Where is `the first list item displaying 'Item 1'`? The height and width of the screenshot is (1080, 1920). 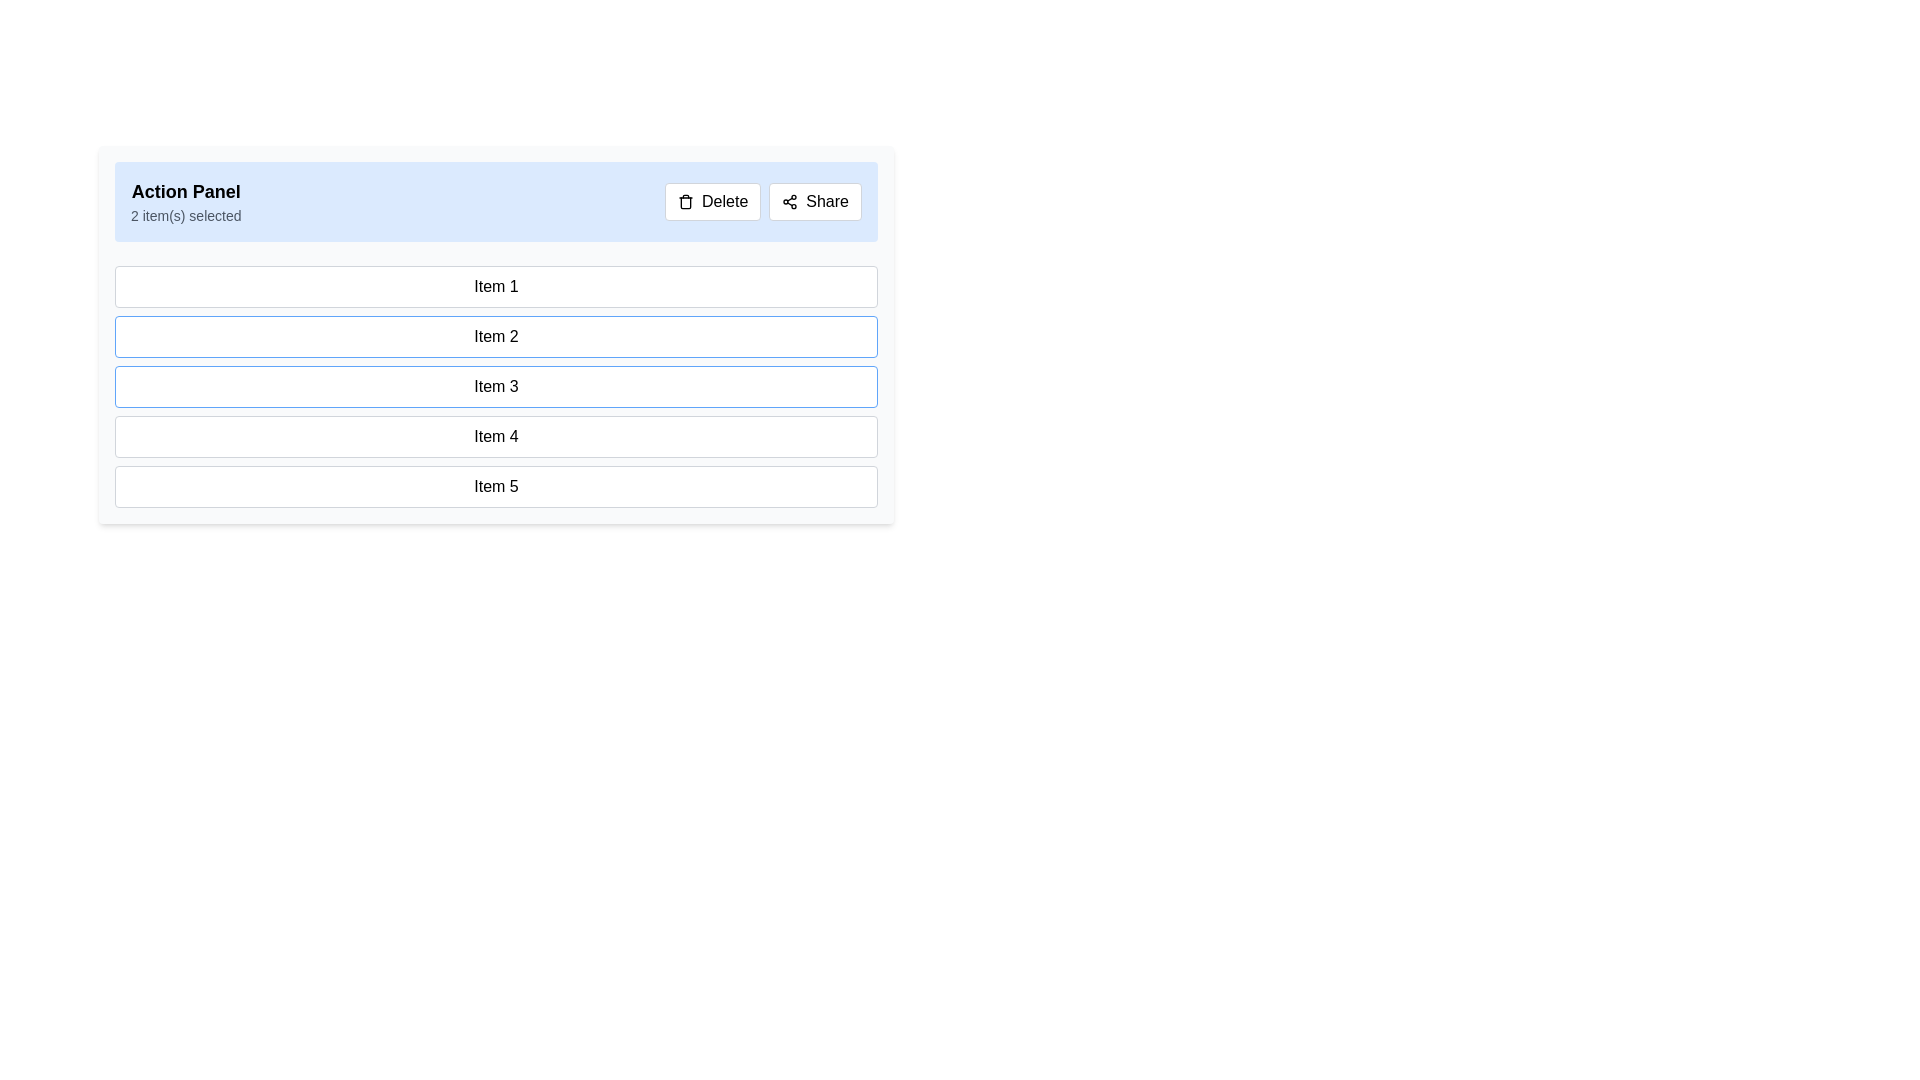
the first list item displaying 'Item 1' is located at coordinates (496, 286).